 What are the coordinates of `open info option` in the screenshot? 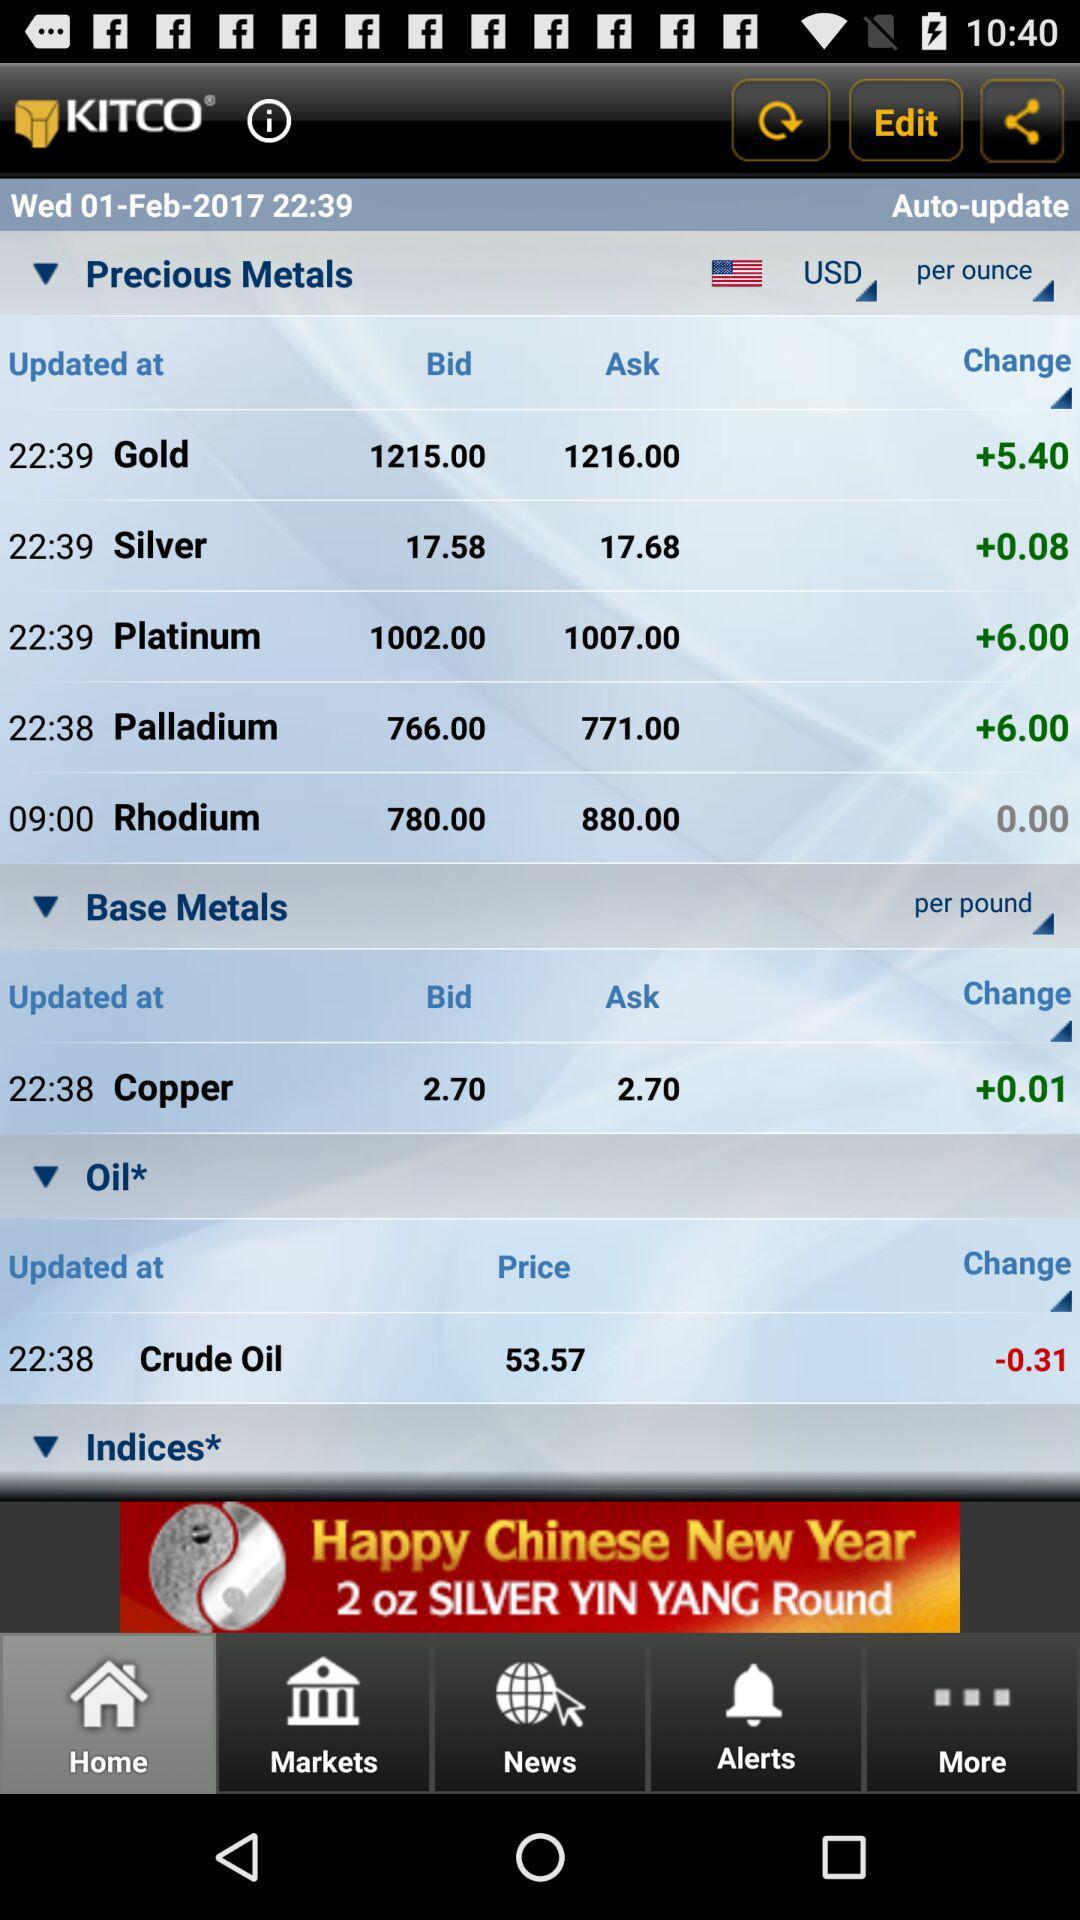 It's located at (268, 119).